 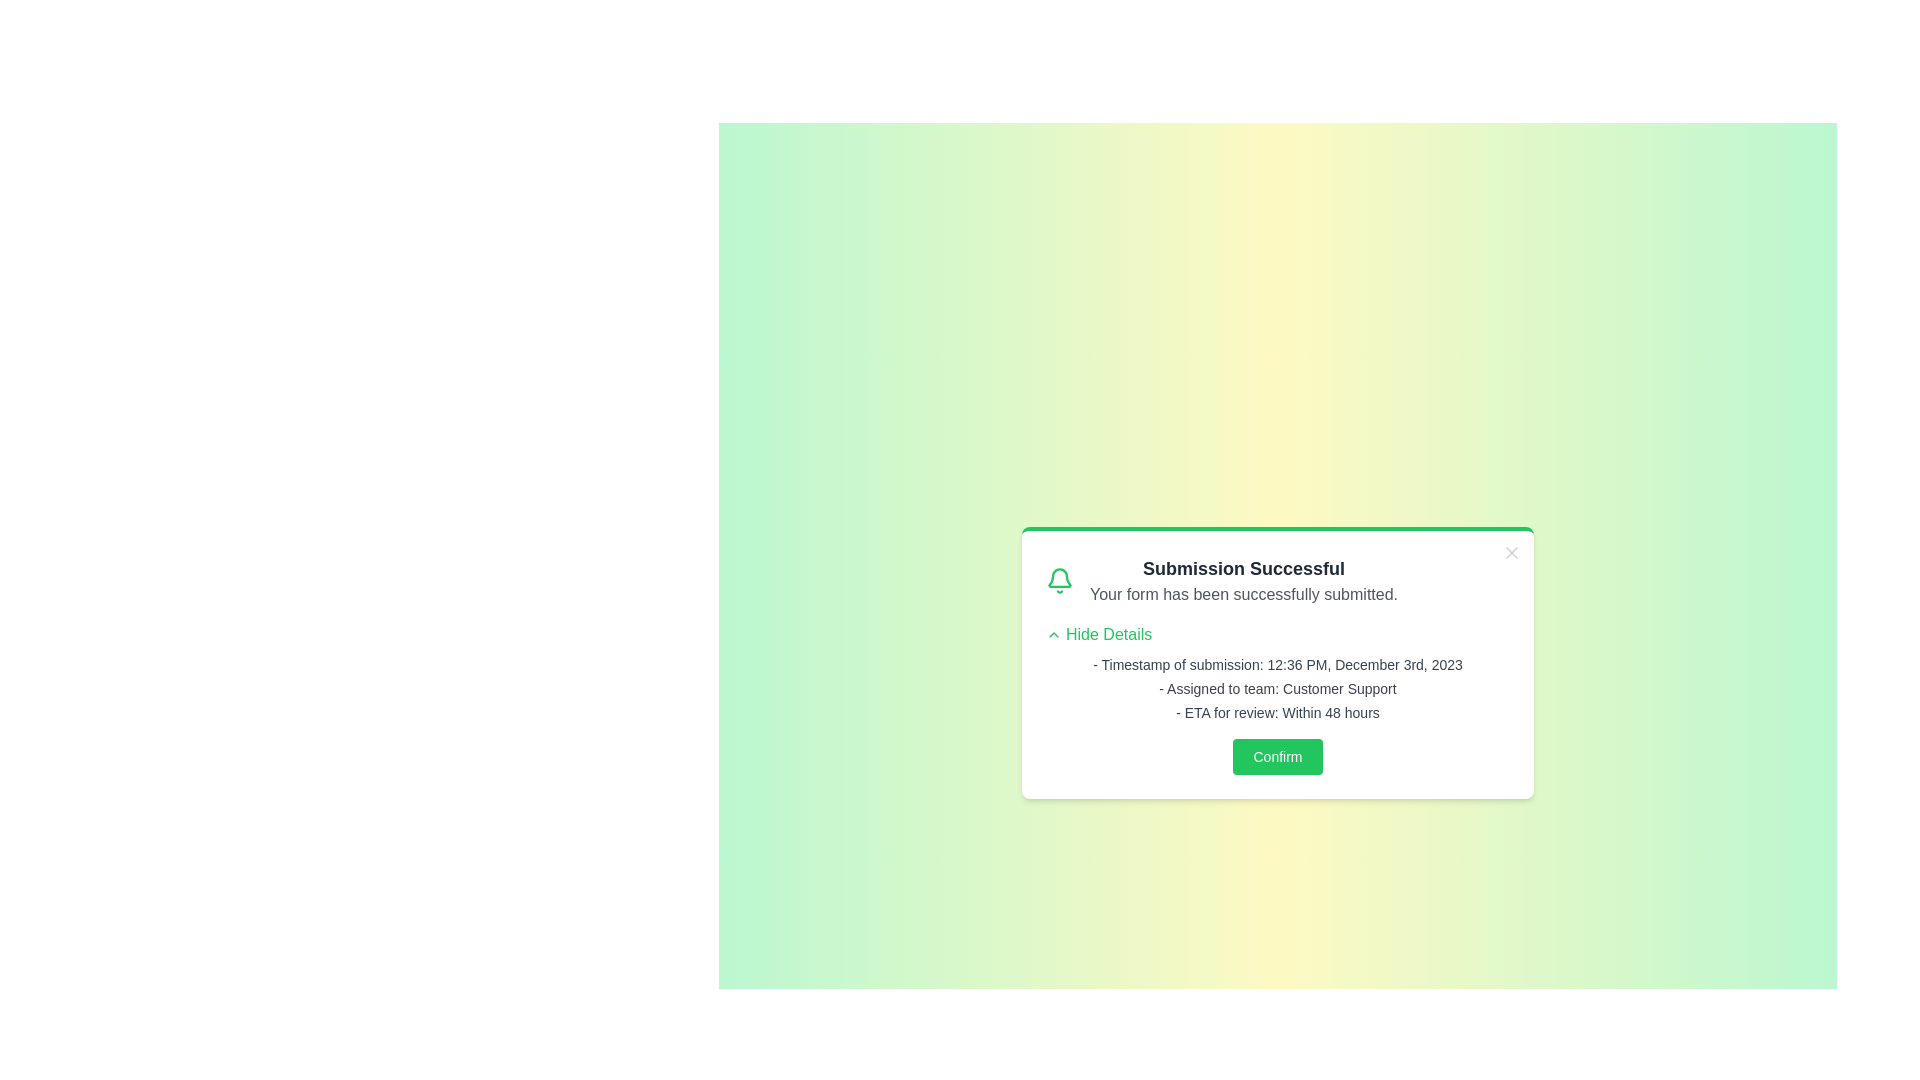 What do you see at coordinates (1276, 756) in the screenshot?
I see `the 'Confirm' button to acknowledge the alert` at bounding box center [1276, 756].